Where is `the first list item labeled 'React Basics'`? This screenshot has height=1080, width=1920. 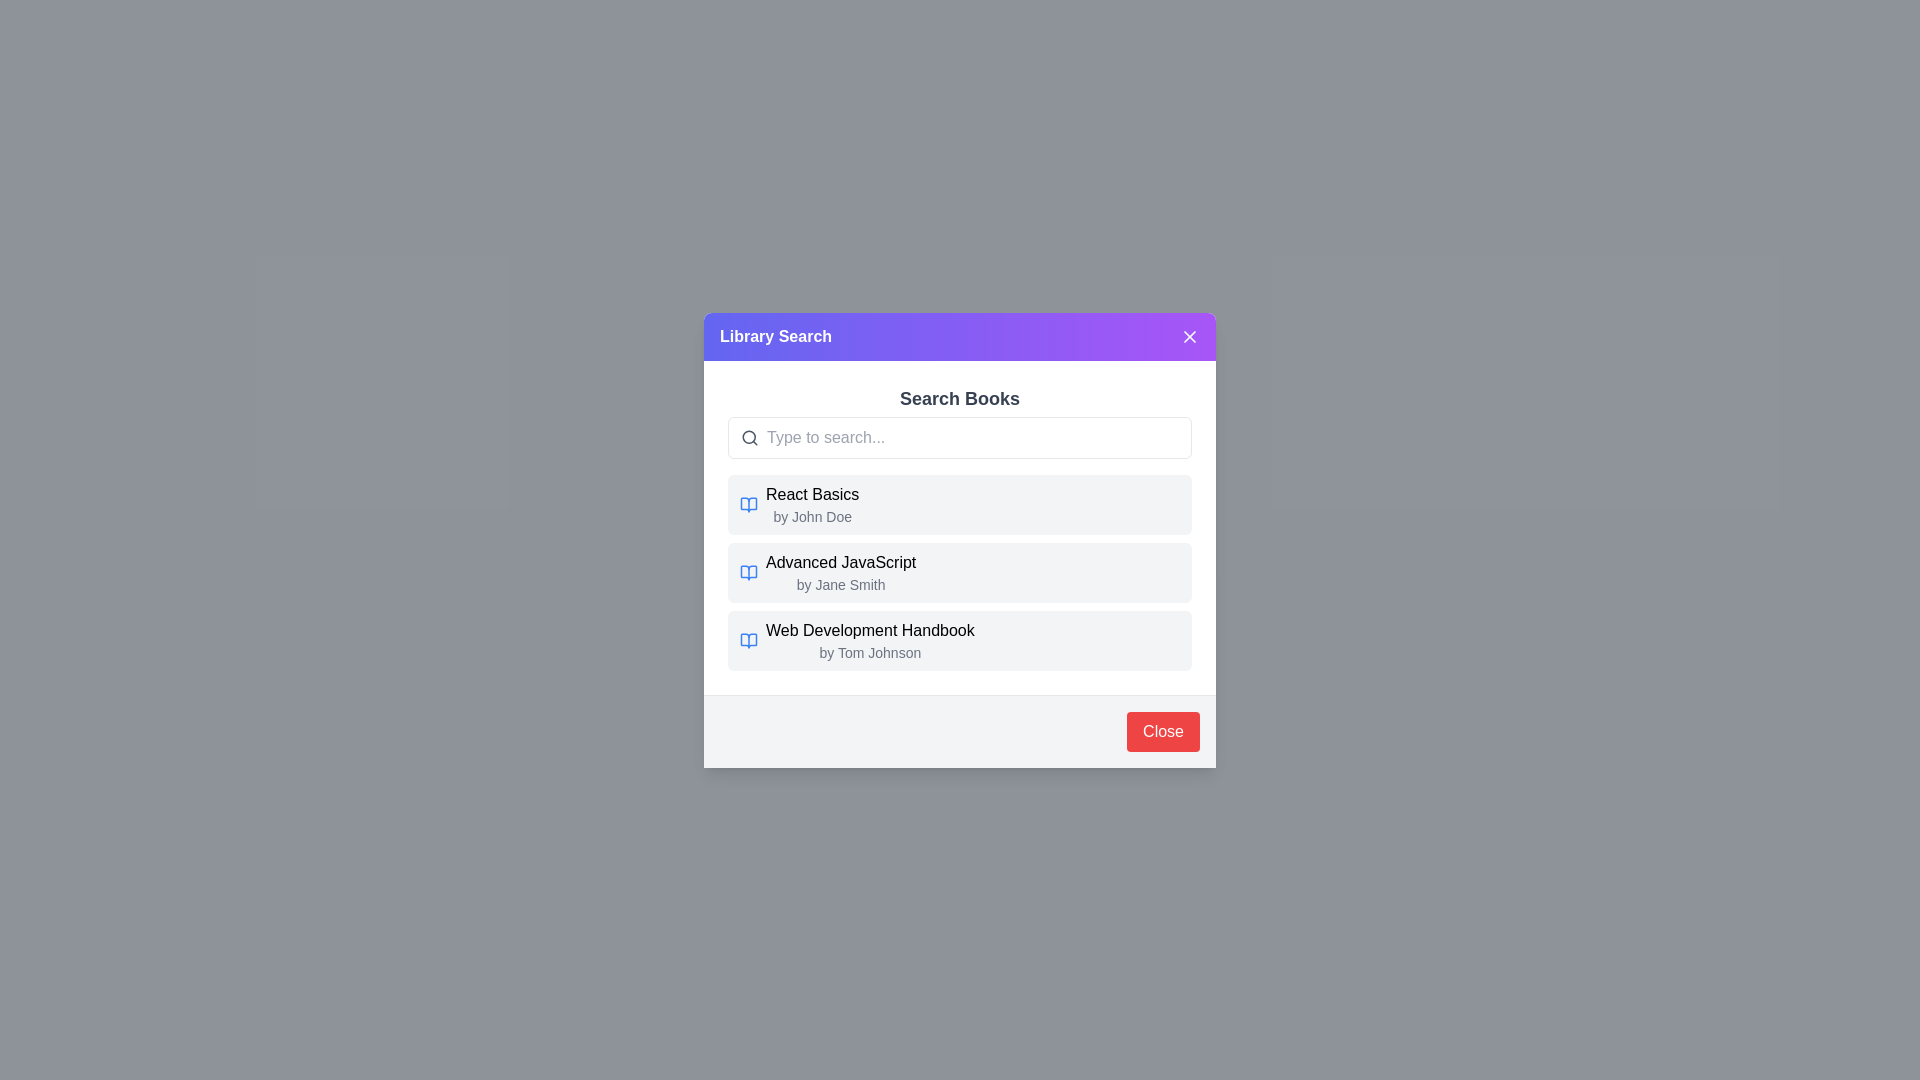 the first list item labeled 'React Basics' is located at coordinates (960, 503).